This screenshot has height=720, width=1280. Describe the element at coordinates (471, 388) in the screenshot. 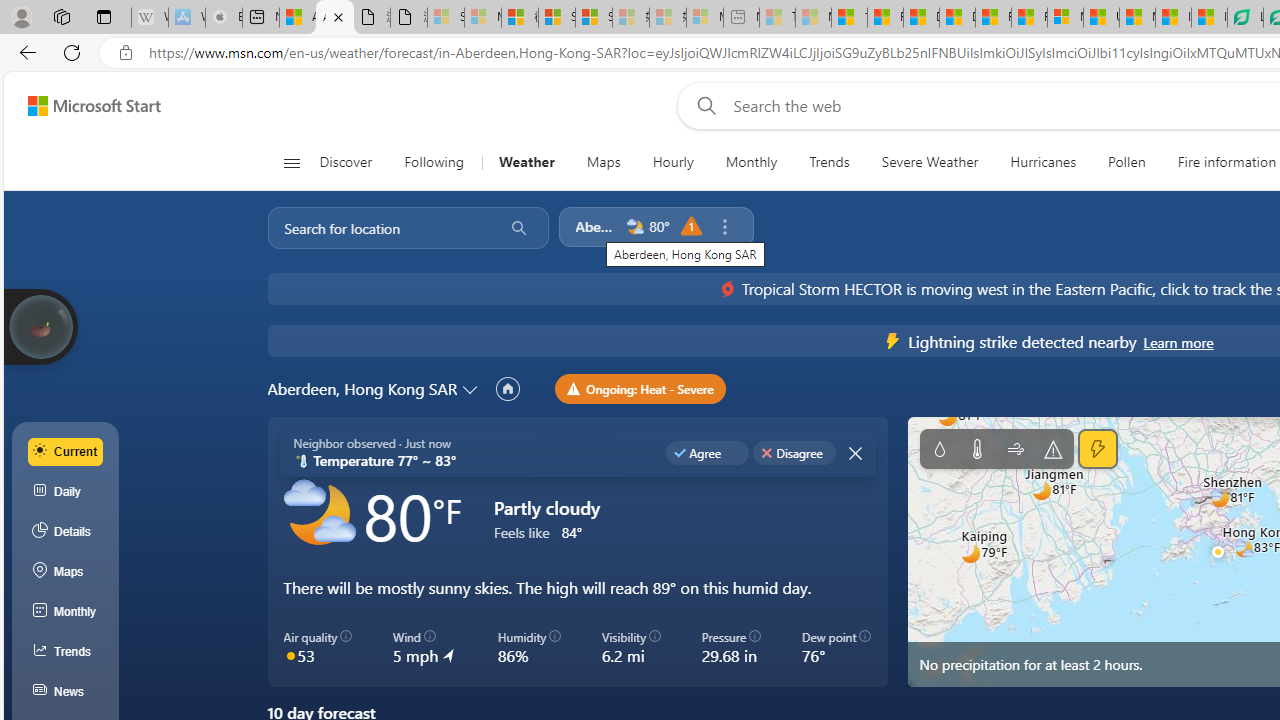

I see `'Change location'` at that location.